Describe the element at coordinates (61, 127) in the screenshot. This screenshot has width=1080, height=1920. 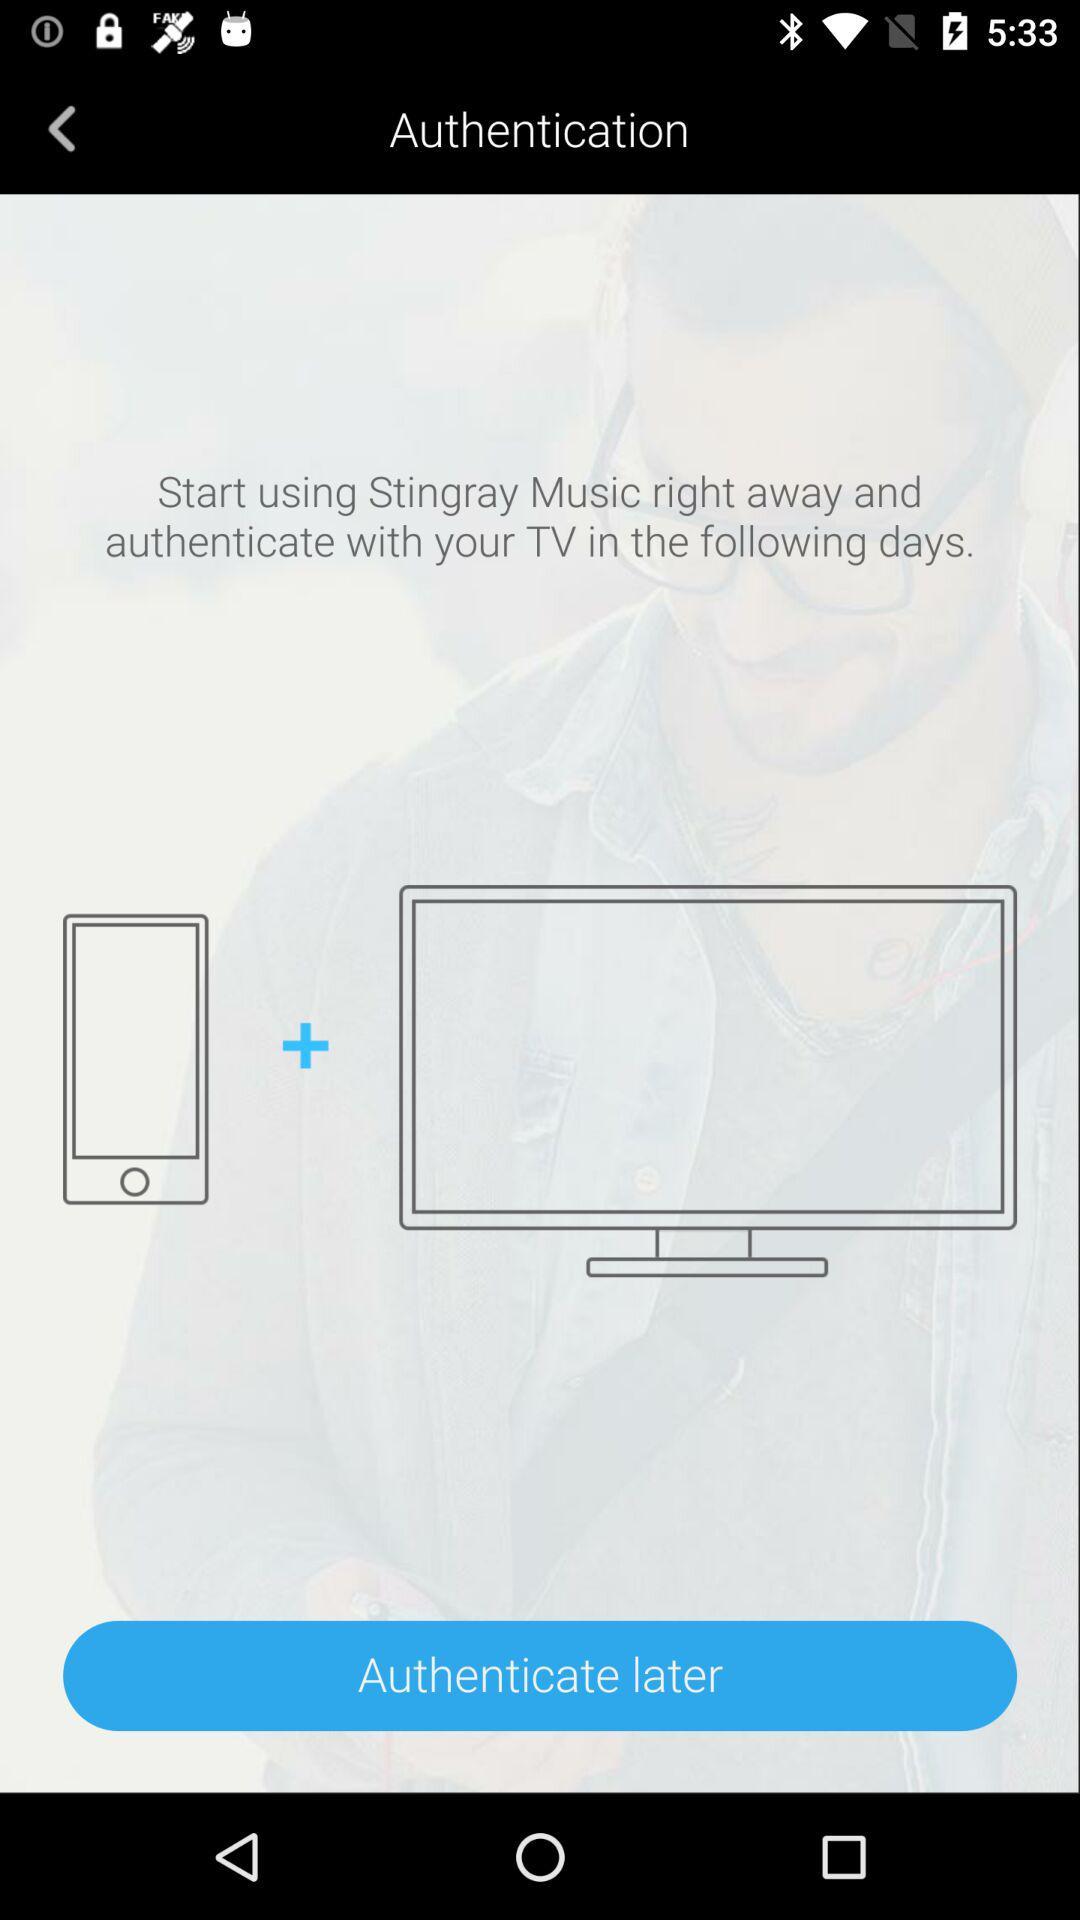
I see `icon next to authentication` at that location.